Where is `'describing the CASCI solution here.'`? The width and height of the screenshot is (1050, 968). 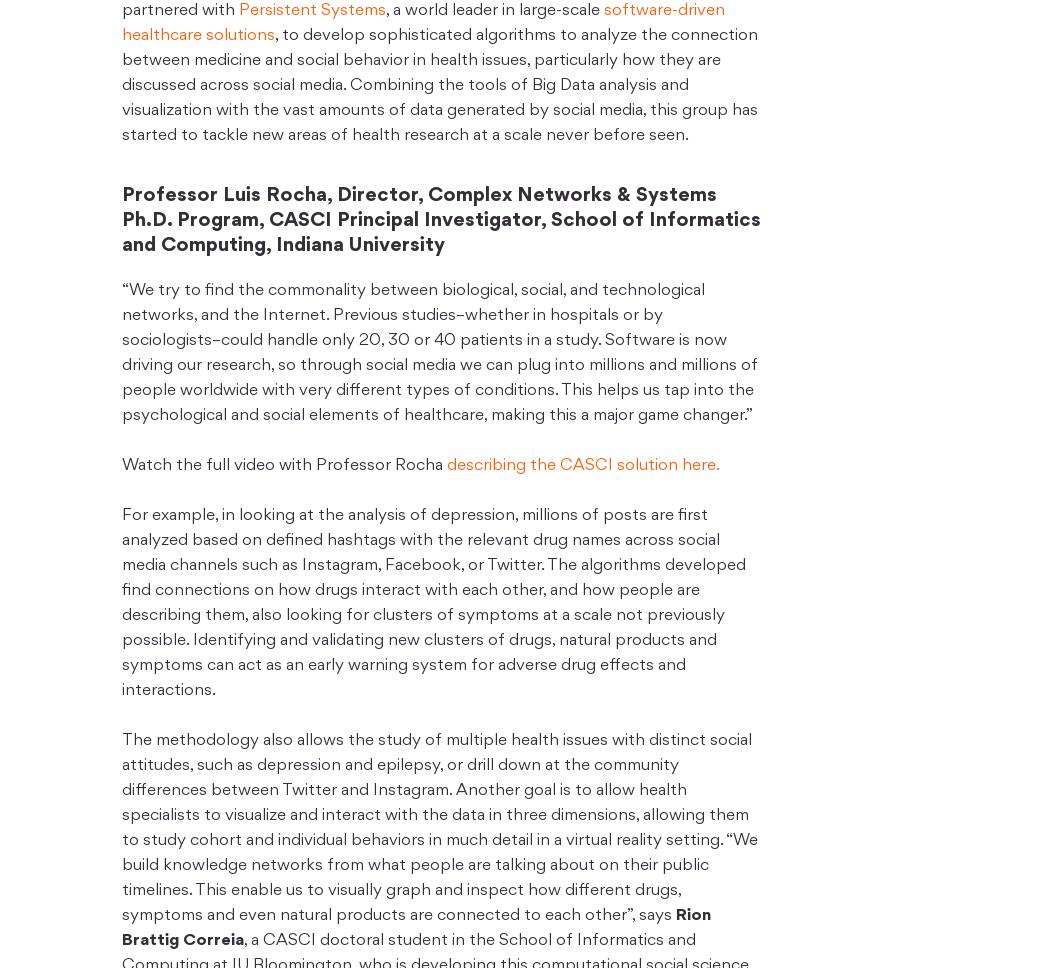
'describing the CASCI solution here.' is located at coordinates (582, 464).